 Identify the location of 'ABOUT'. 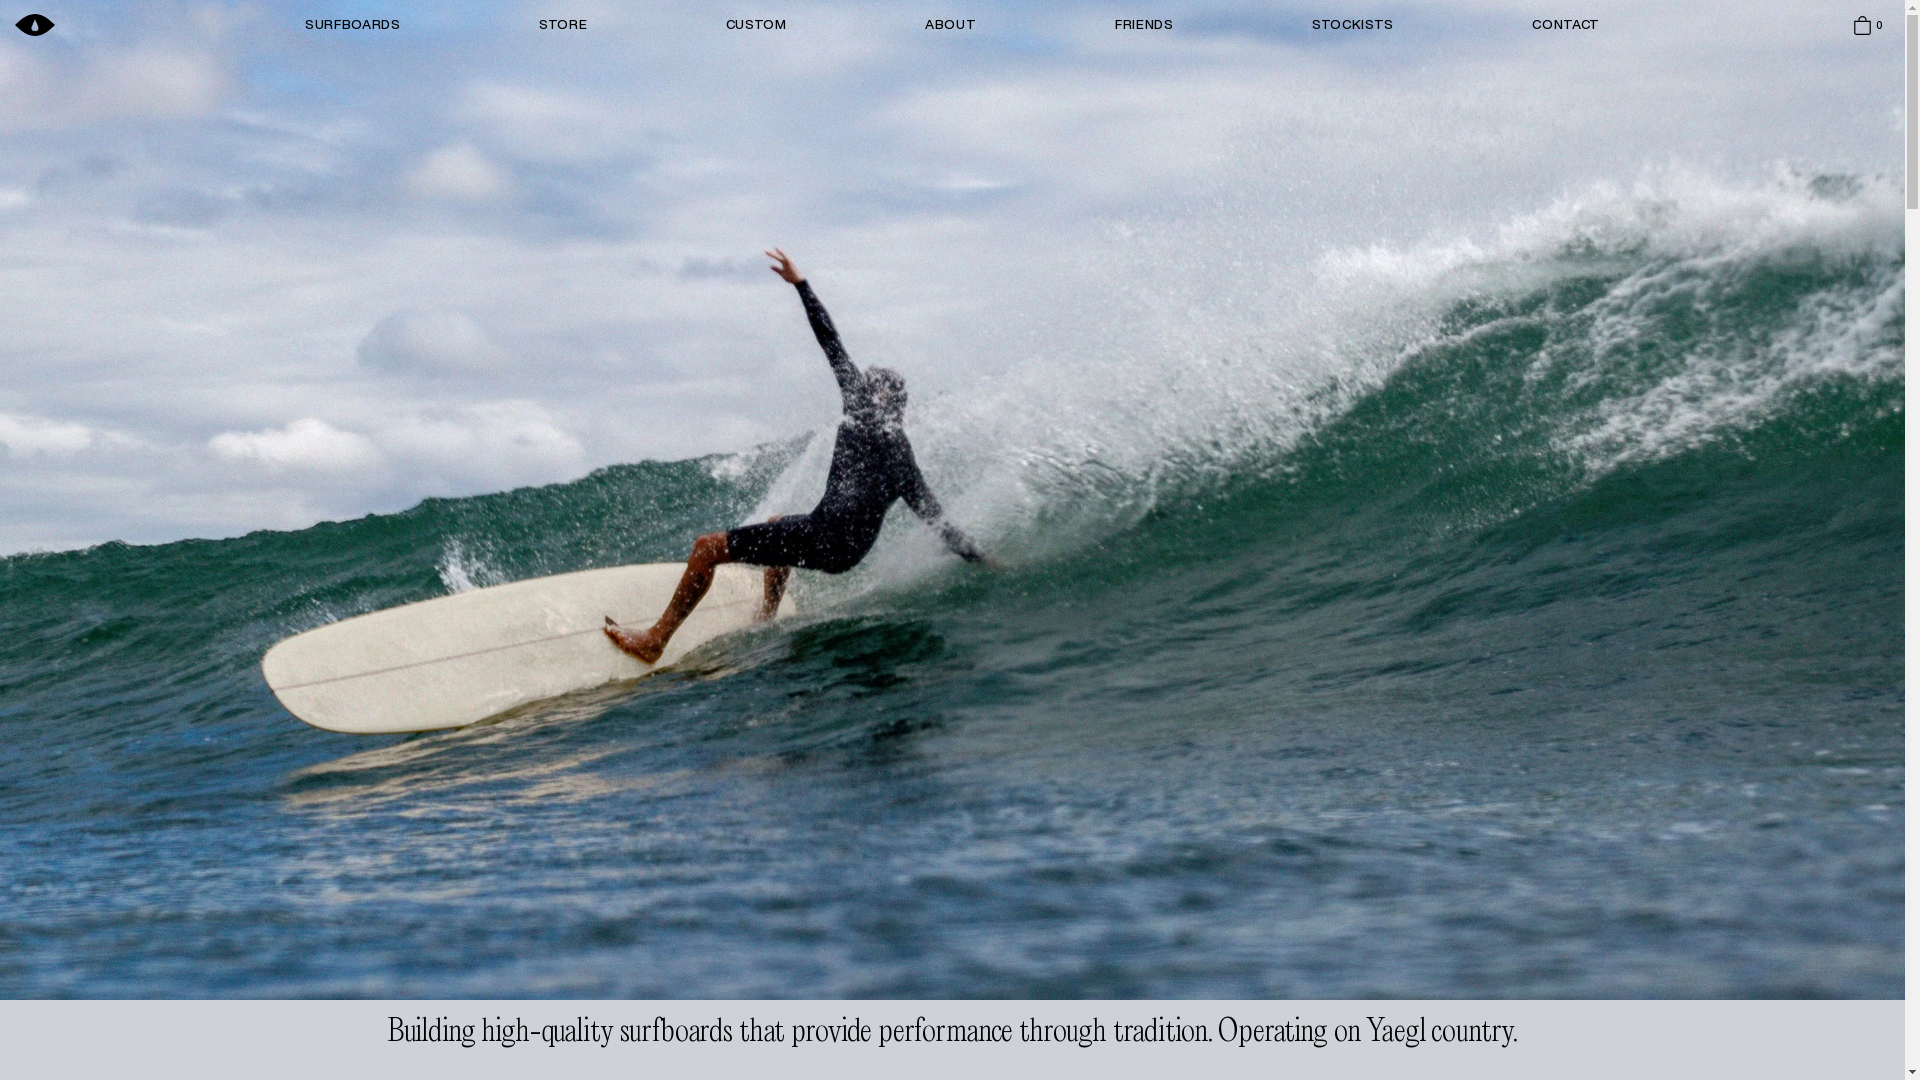
(904, 24).